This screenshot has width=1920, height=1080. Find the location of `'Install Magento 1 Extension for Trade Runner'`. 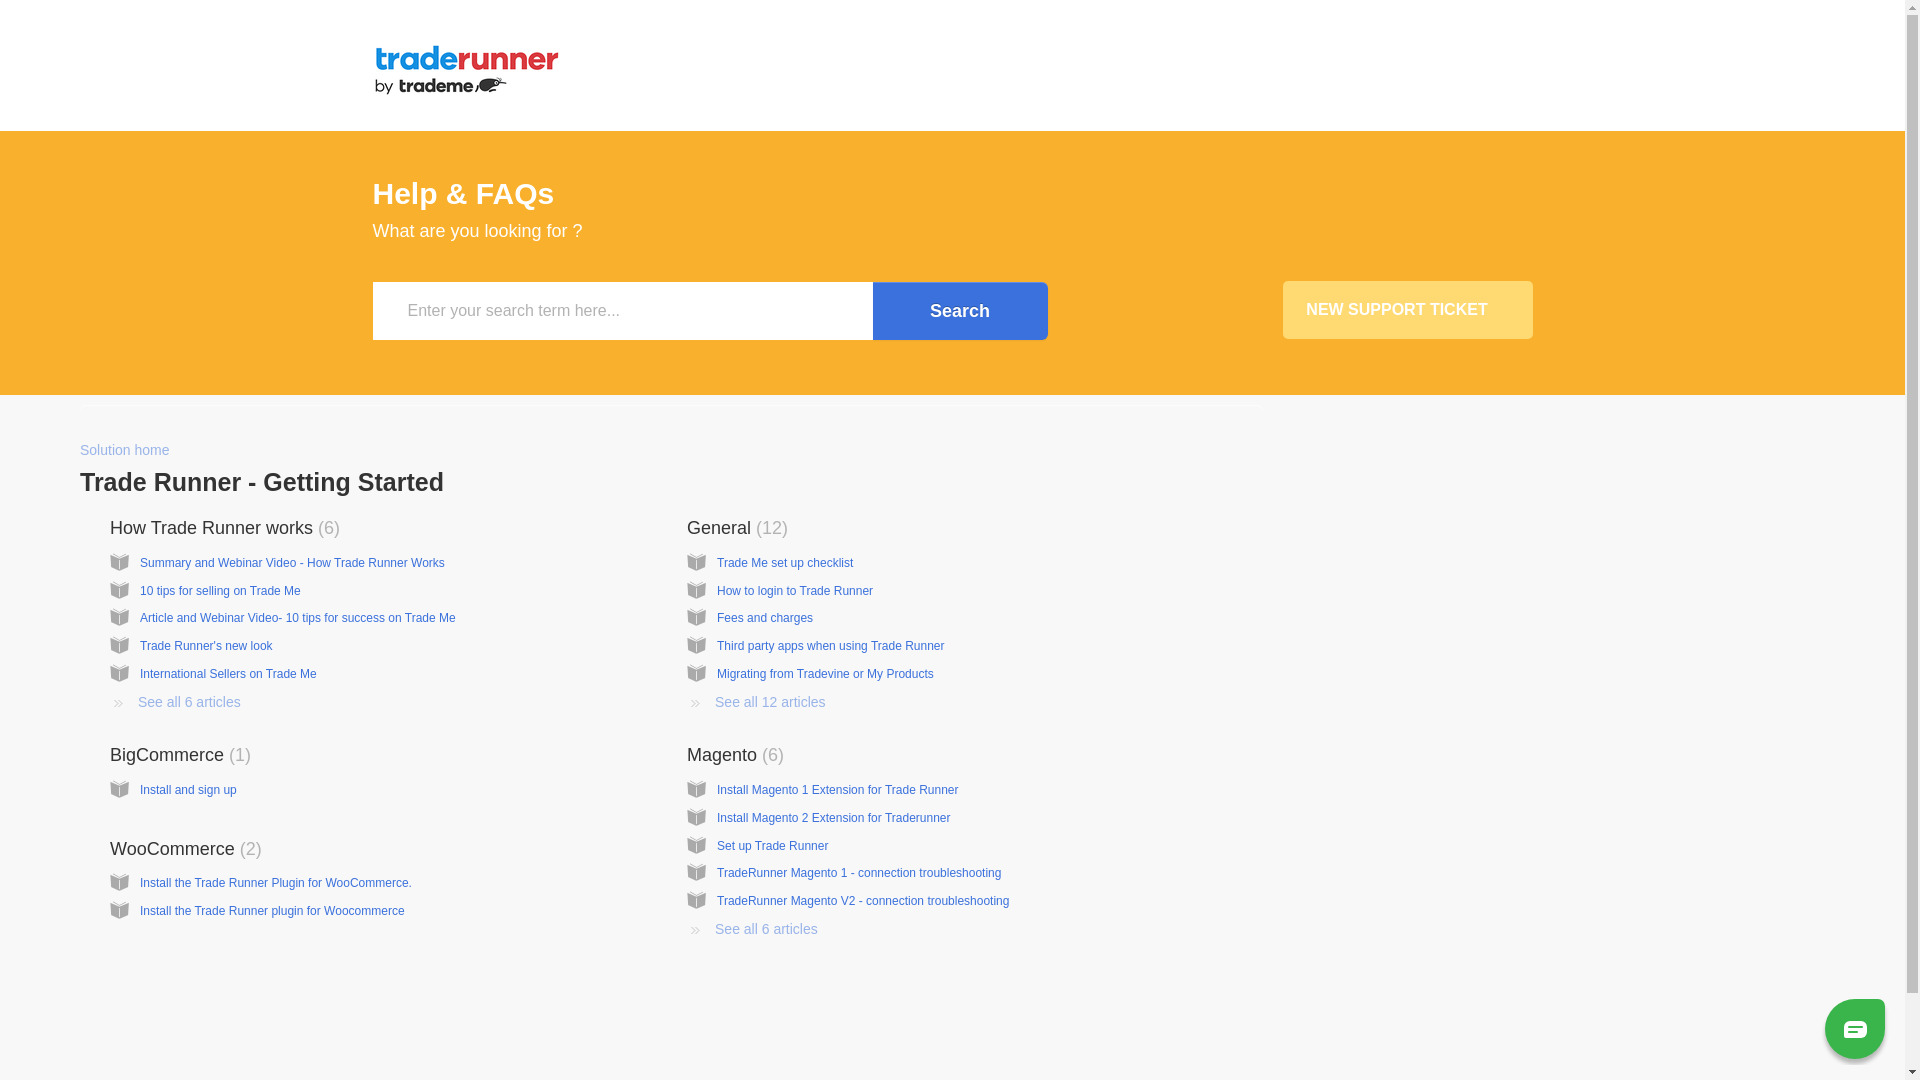

'Install Magento 1 Extension for Trade Runner' is located at coordinates (837, 789).